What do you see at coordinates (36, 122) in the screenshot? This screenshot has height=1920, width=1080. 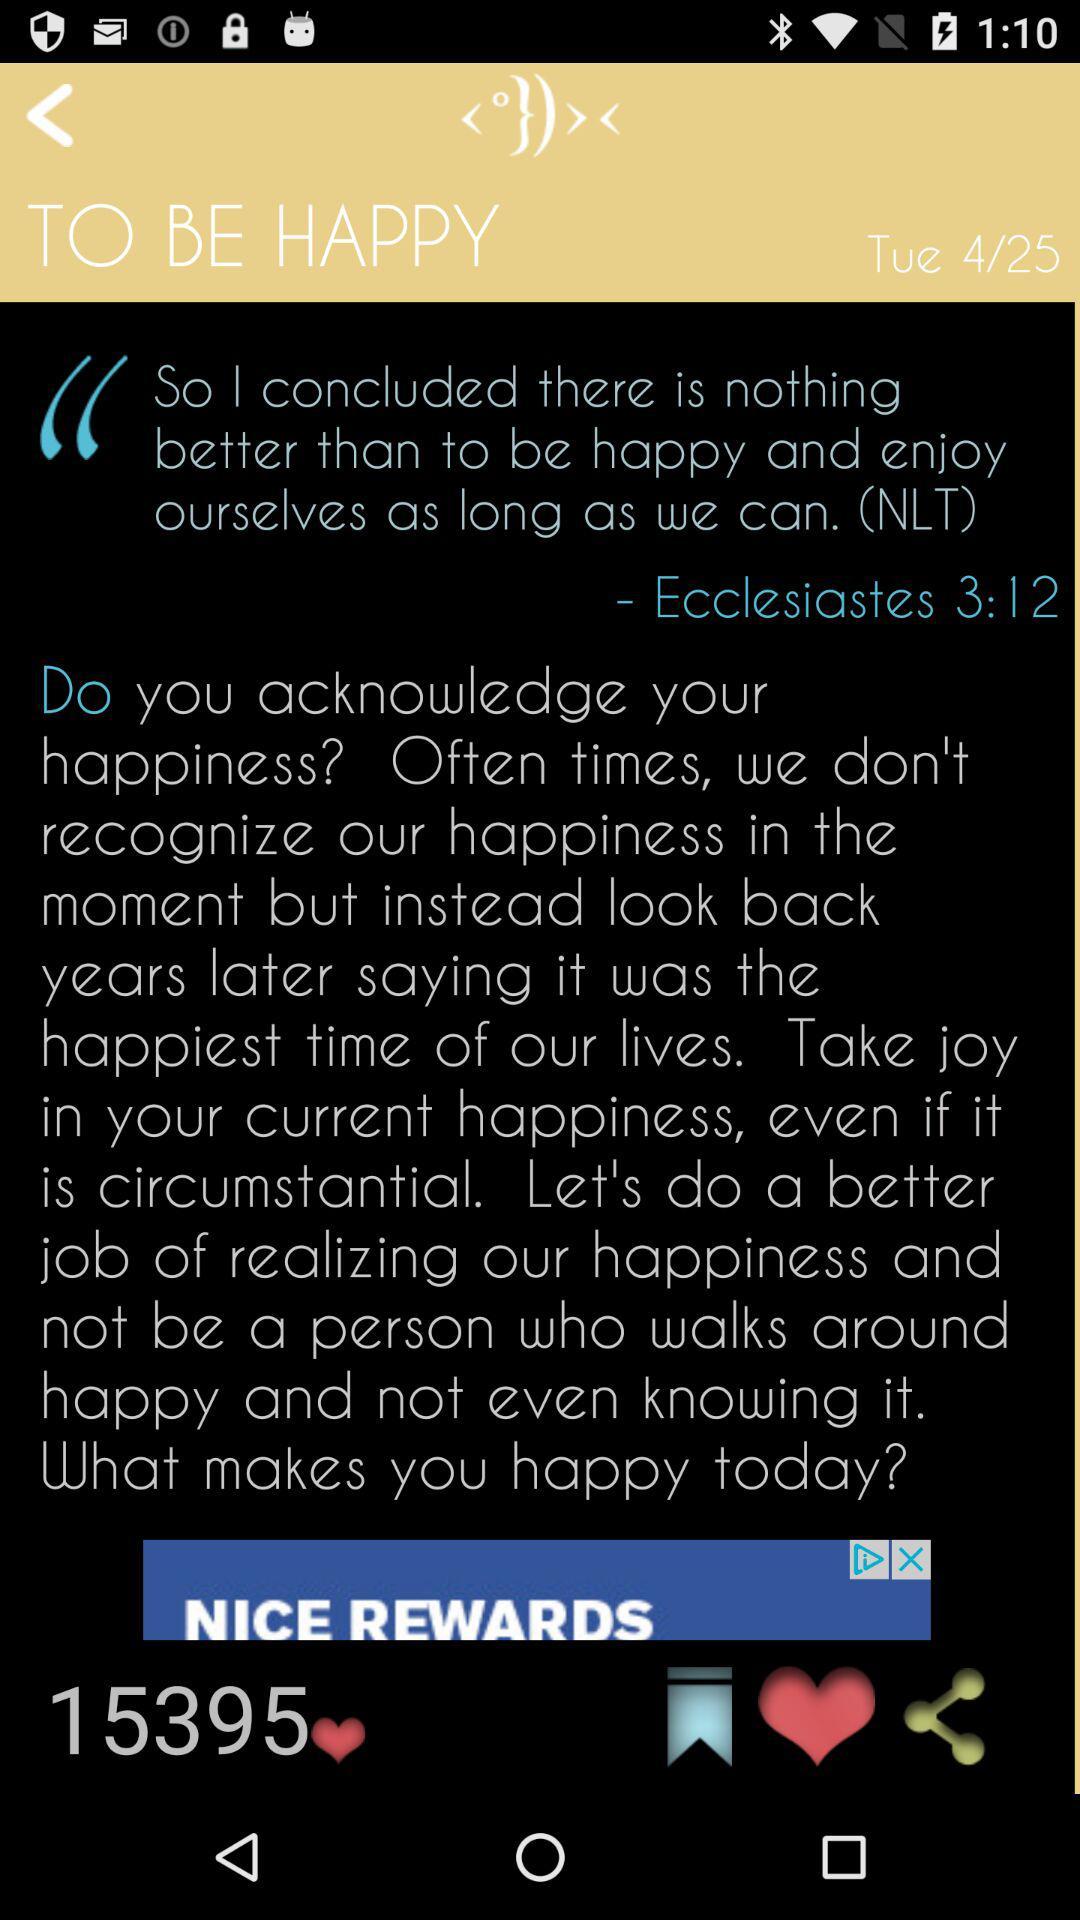 I see `the arrow_backward icon` at bounding box center [36, 122].